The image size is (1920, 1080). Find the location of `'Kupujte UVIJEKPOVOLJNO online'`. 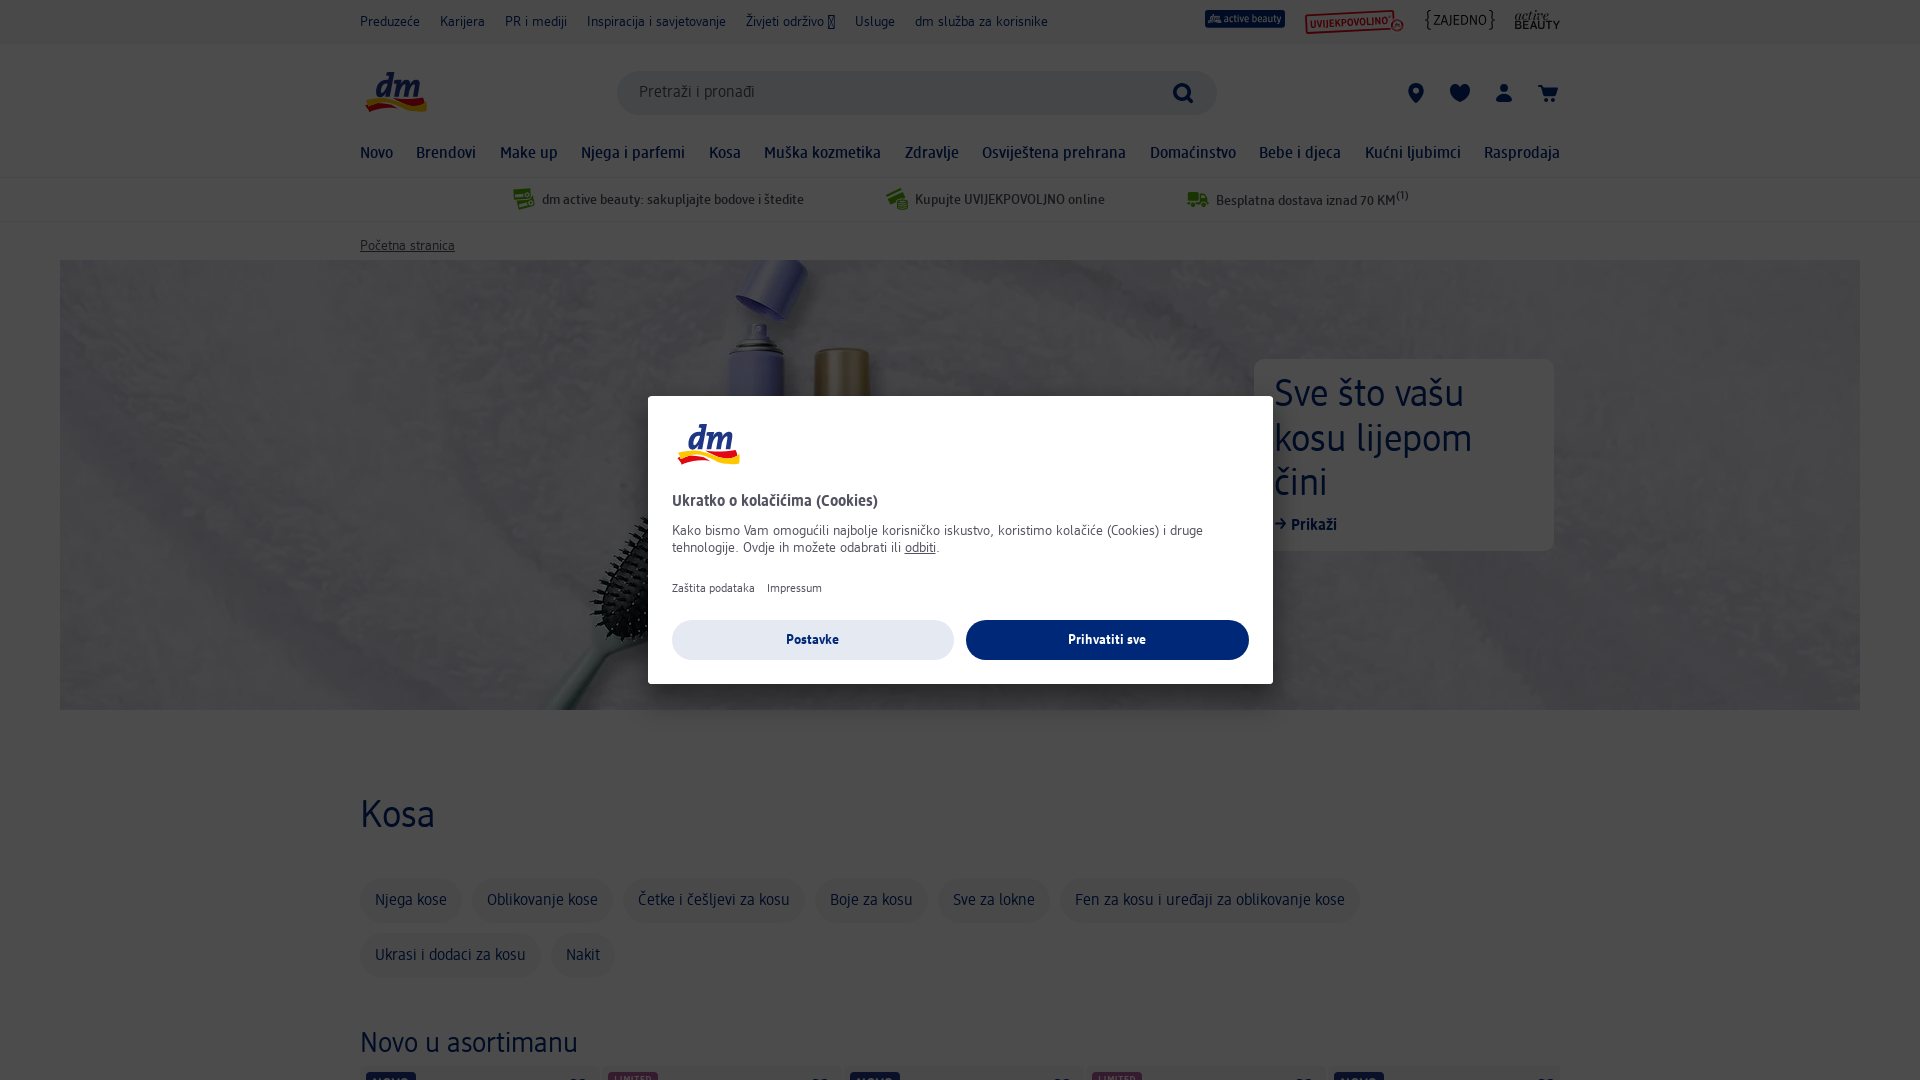

'Kupujte UVIJEKPOVOLJNO online' is located at coordinates (986, 199).